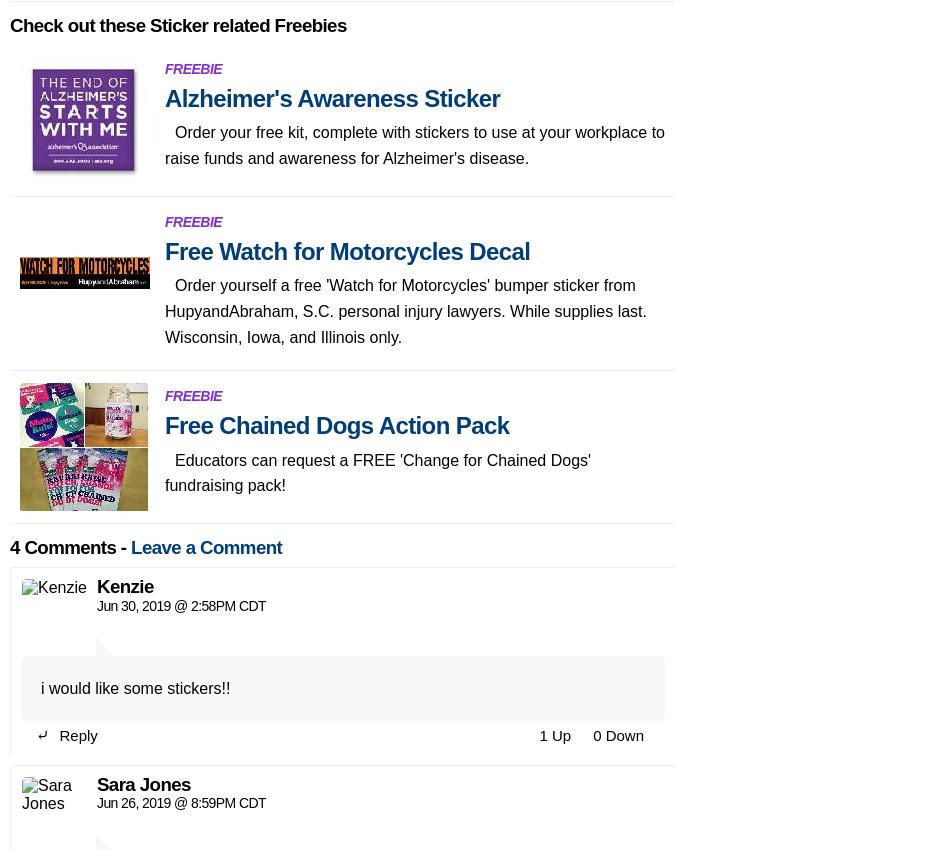 The width and height of the screenshot is (950, 850). What do you see at coordinates (143, 283) in the screenshot?
I see `'Sara Jones'` at bounding box center [143, 283].